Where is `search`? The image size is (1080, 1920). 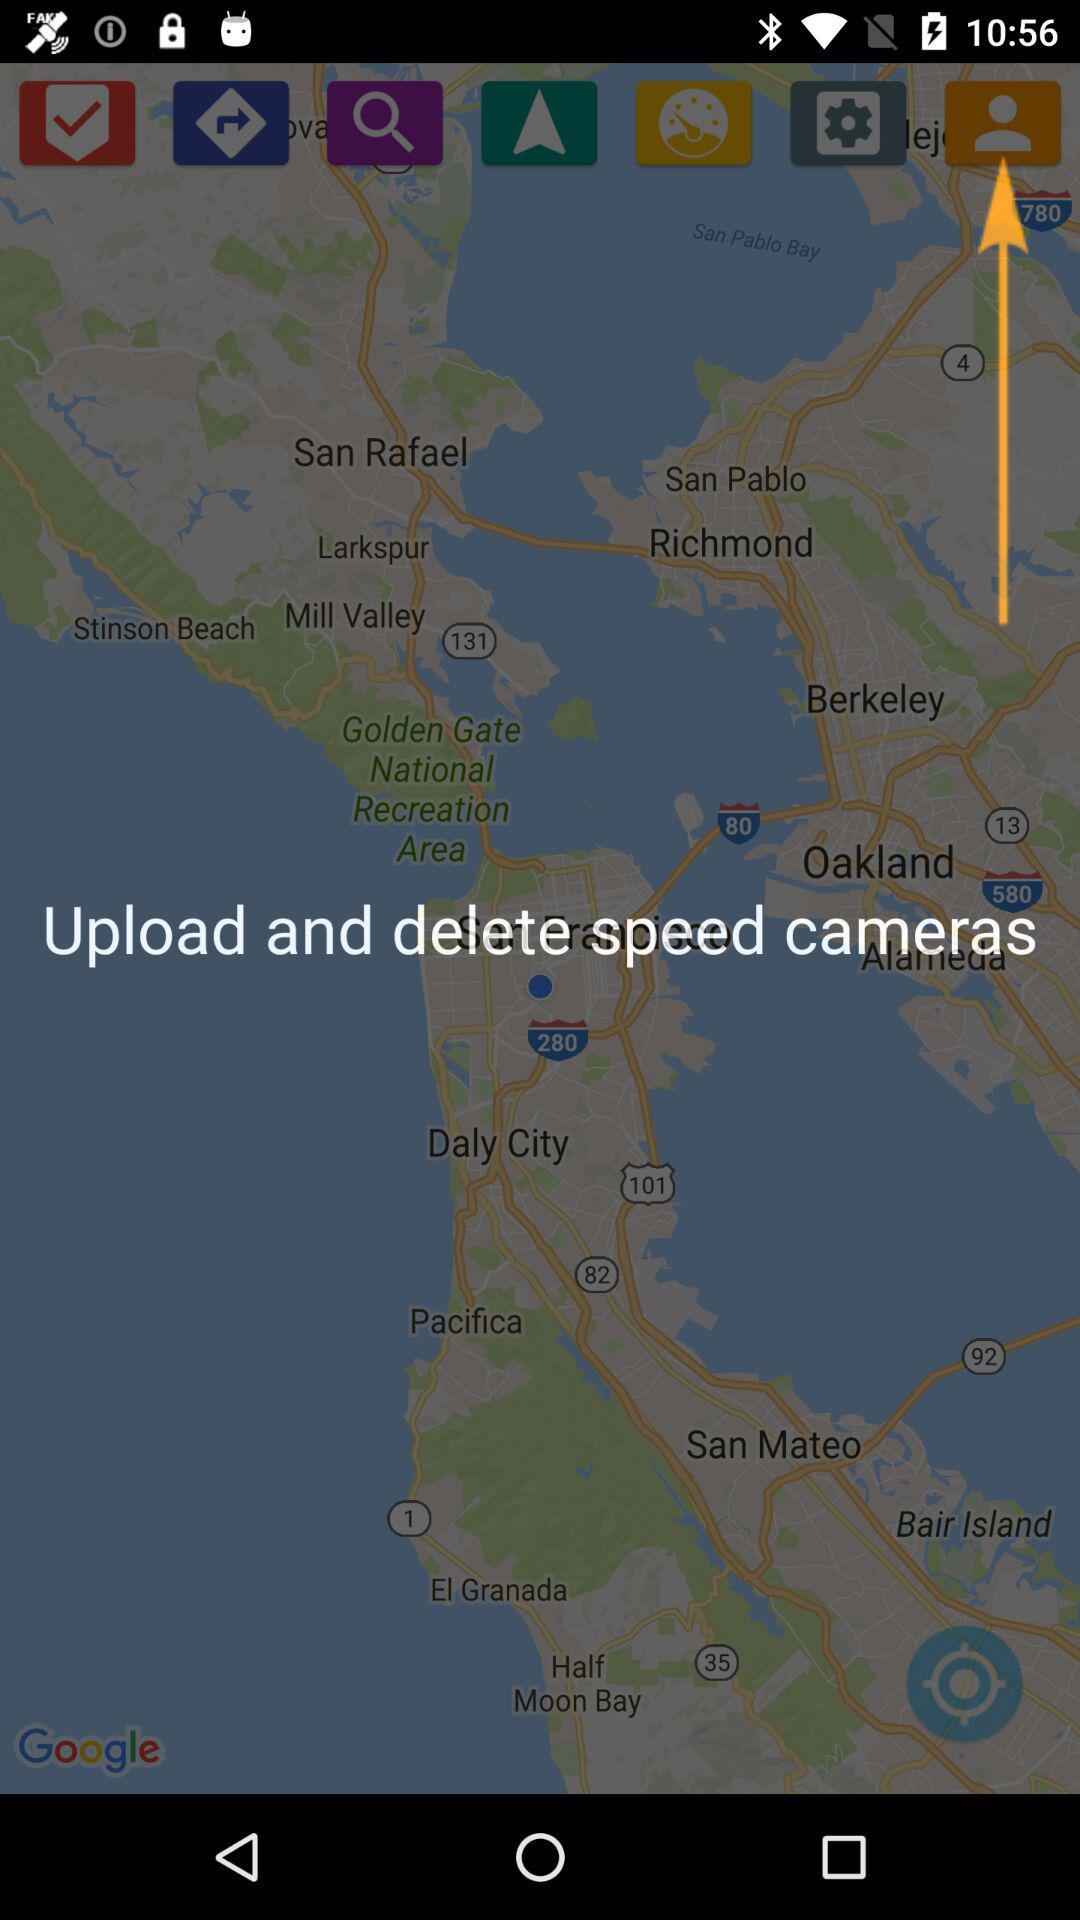 search is located at coordinates (384, 121).